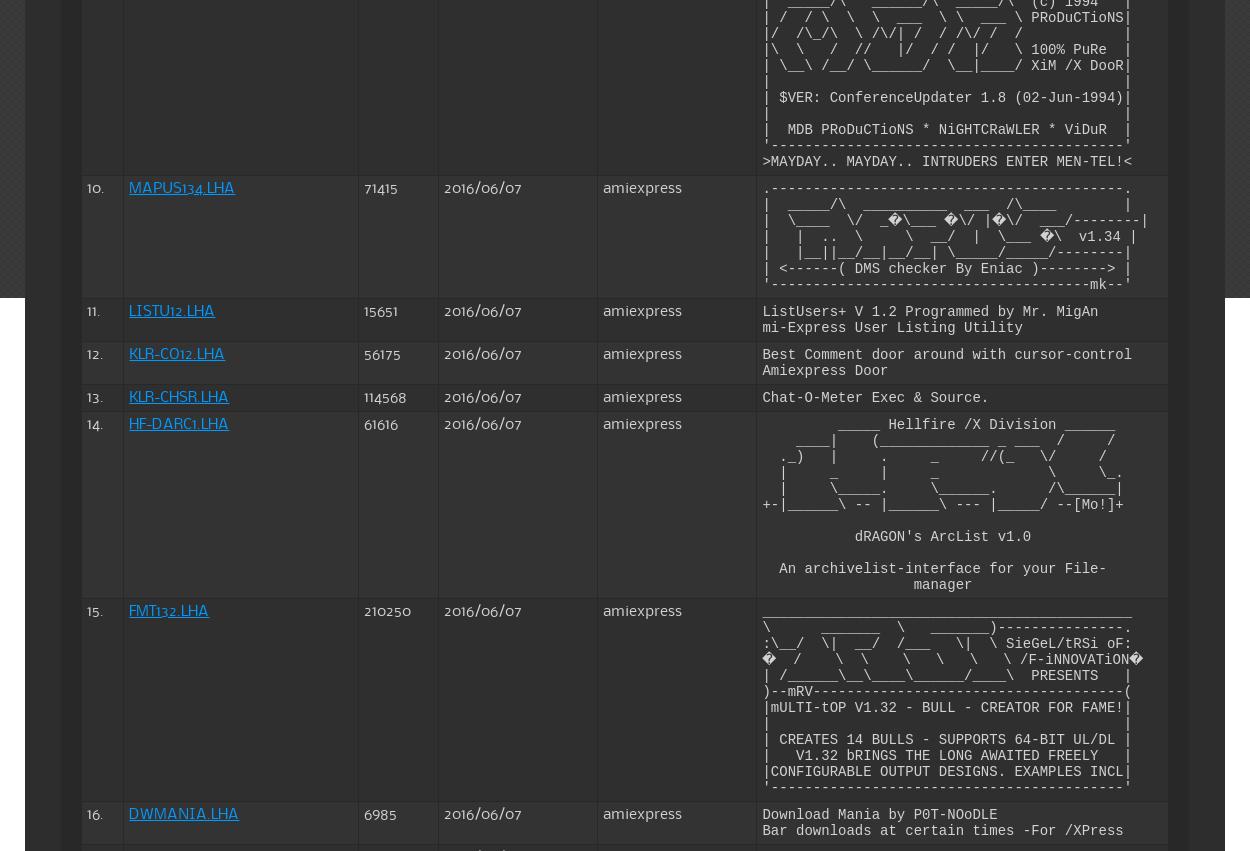  Describe the element at coordinates (866, 584) in the screenshot. I see `'manager'` at that location.